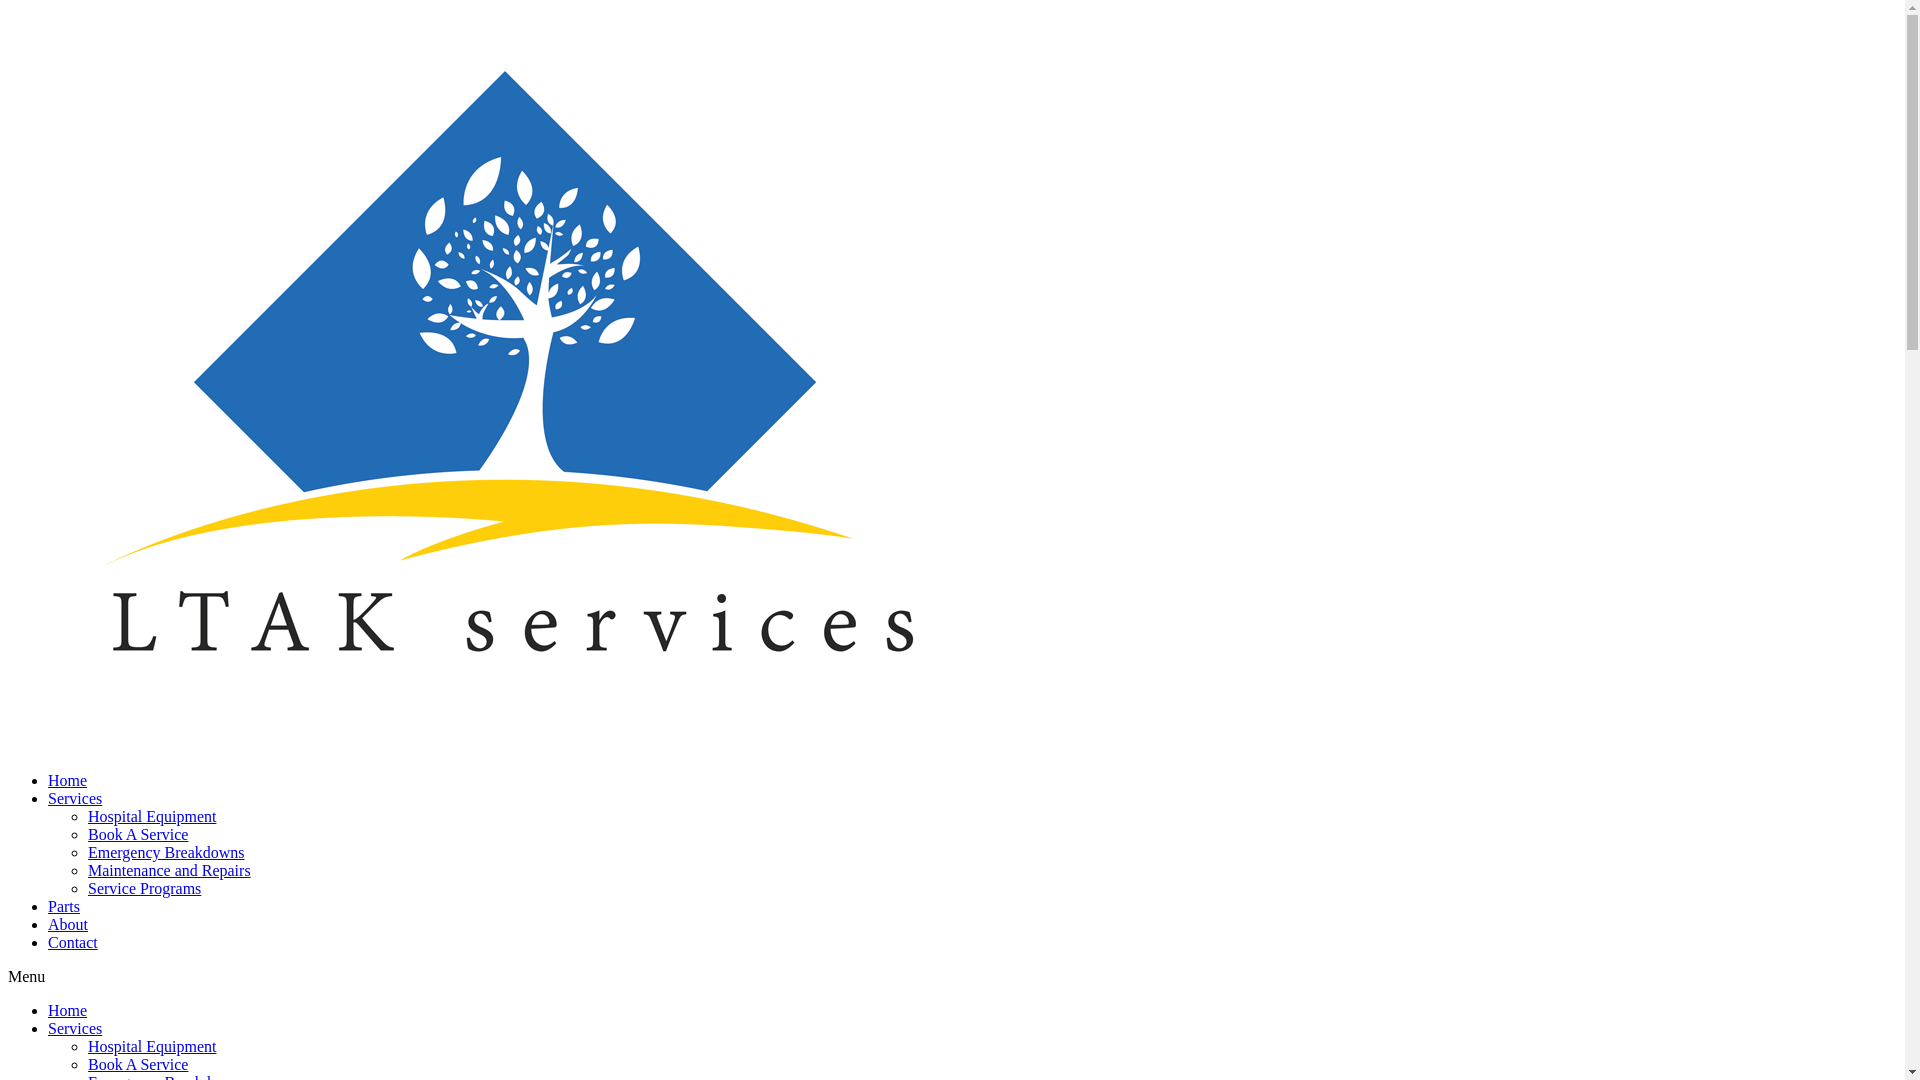  I want to click on 'Contact', so click(72, 942).